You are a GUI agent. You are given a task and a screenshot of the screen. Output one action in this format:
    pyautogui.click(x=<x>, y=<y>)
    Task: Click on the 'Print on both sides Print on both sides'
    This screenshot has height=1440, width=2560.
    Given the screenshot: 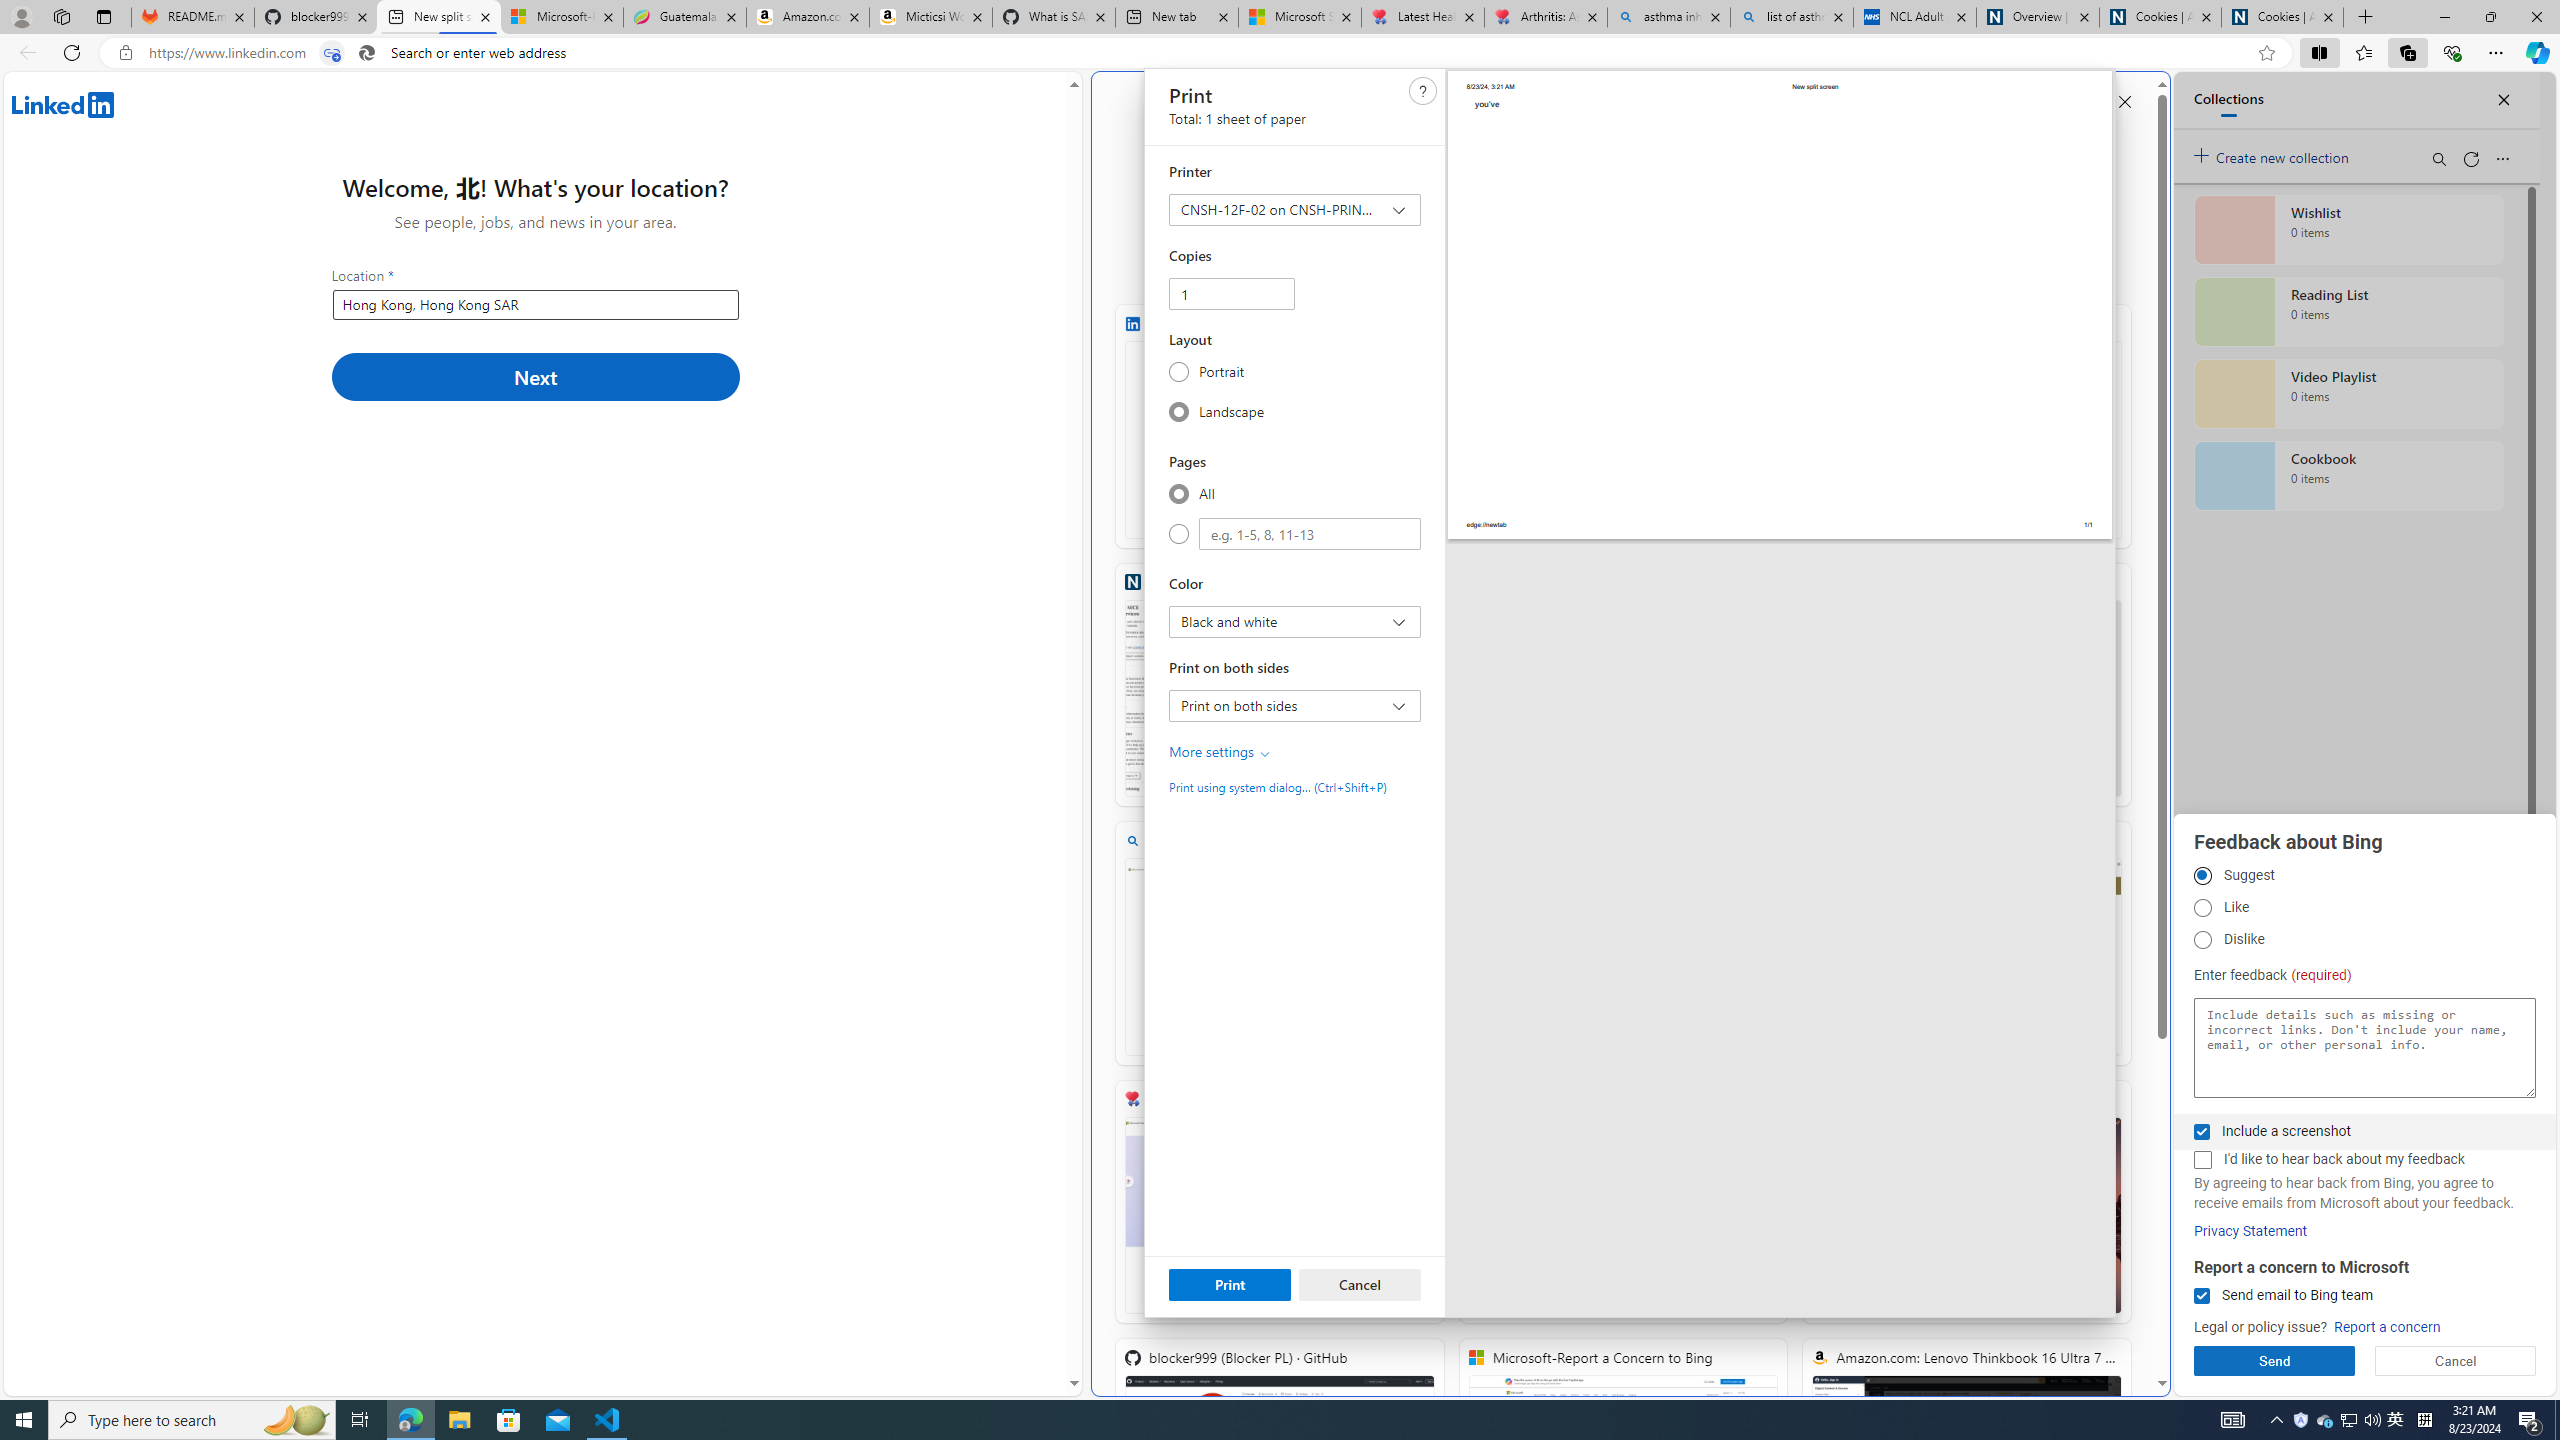 What is the action you would take?
    pyautogui.click(x=1295, y=704)
    